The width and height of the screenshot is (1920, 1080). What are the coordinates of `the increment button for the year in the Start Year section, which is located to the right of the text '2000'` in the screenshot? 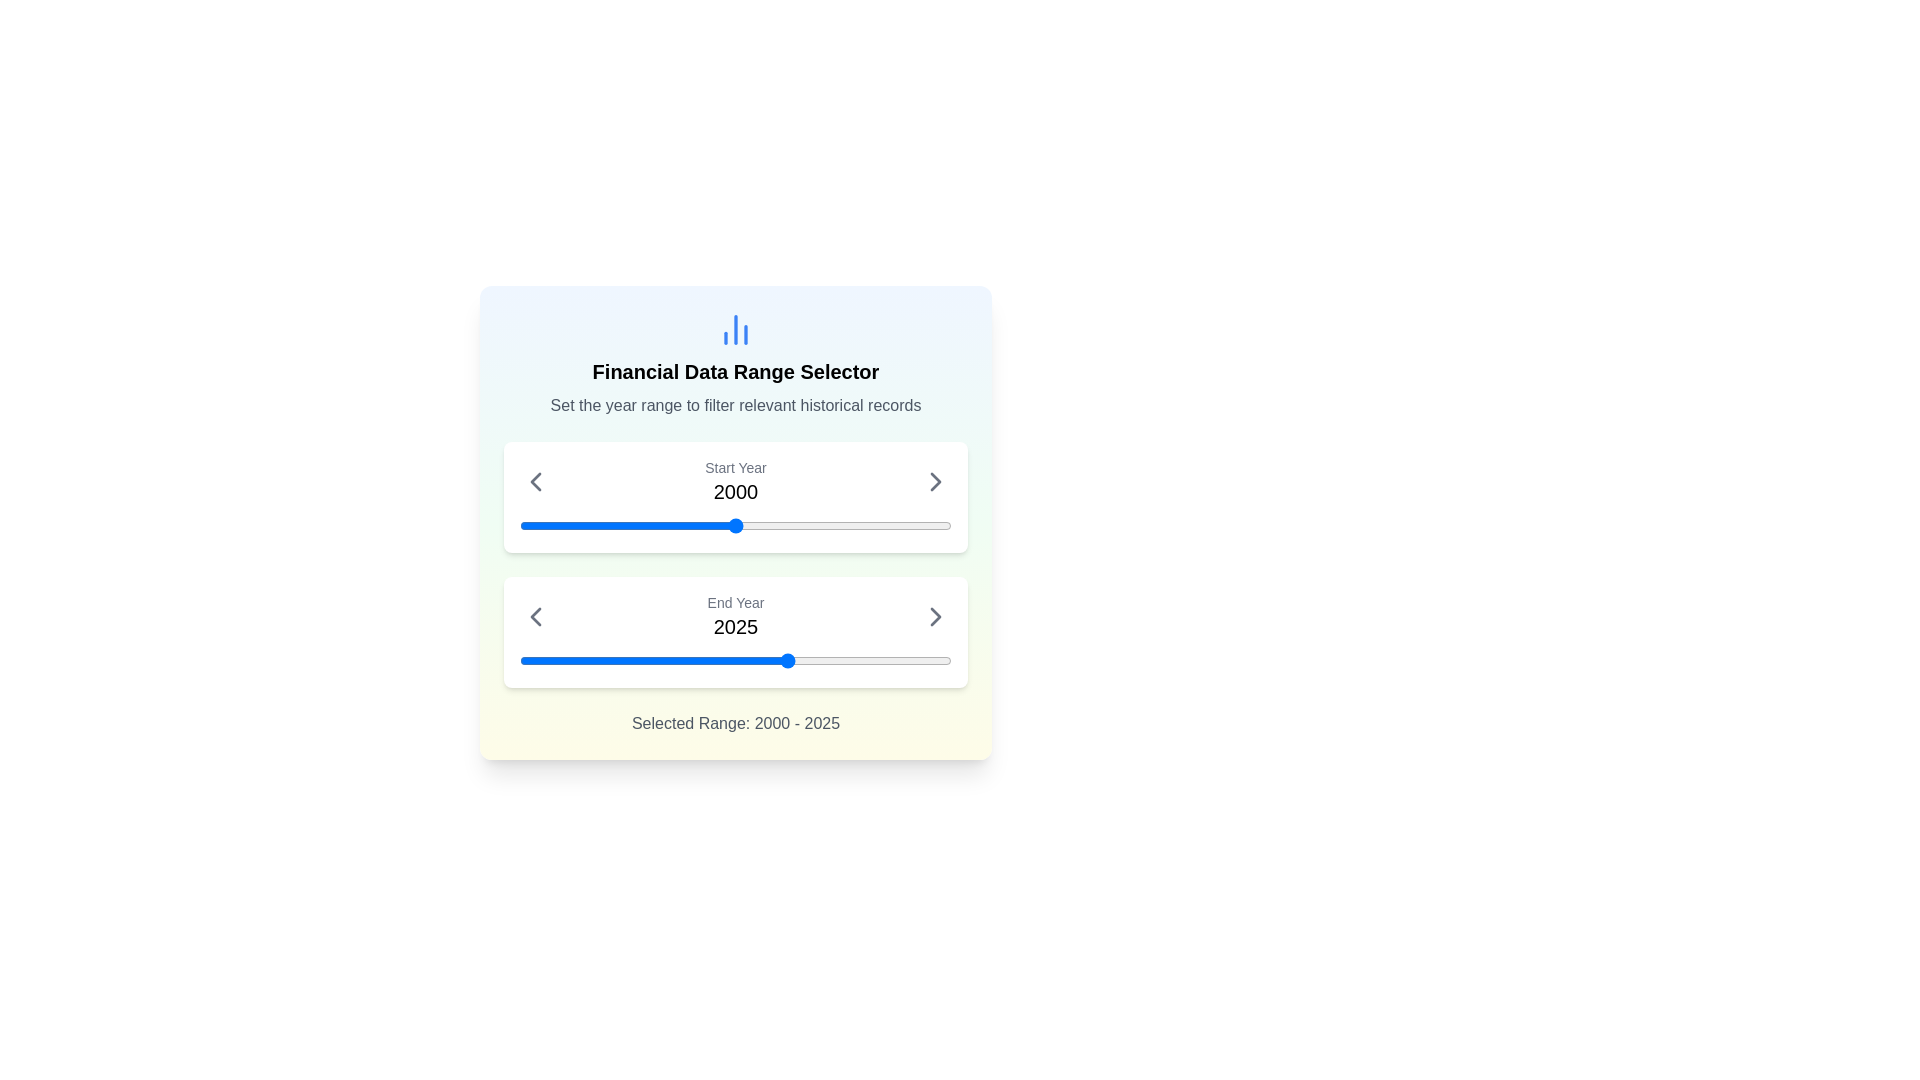 It's located at (935, 482).